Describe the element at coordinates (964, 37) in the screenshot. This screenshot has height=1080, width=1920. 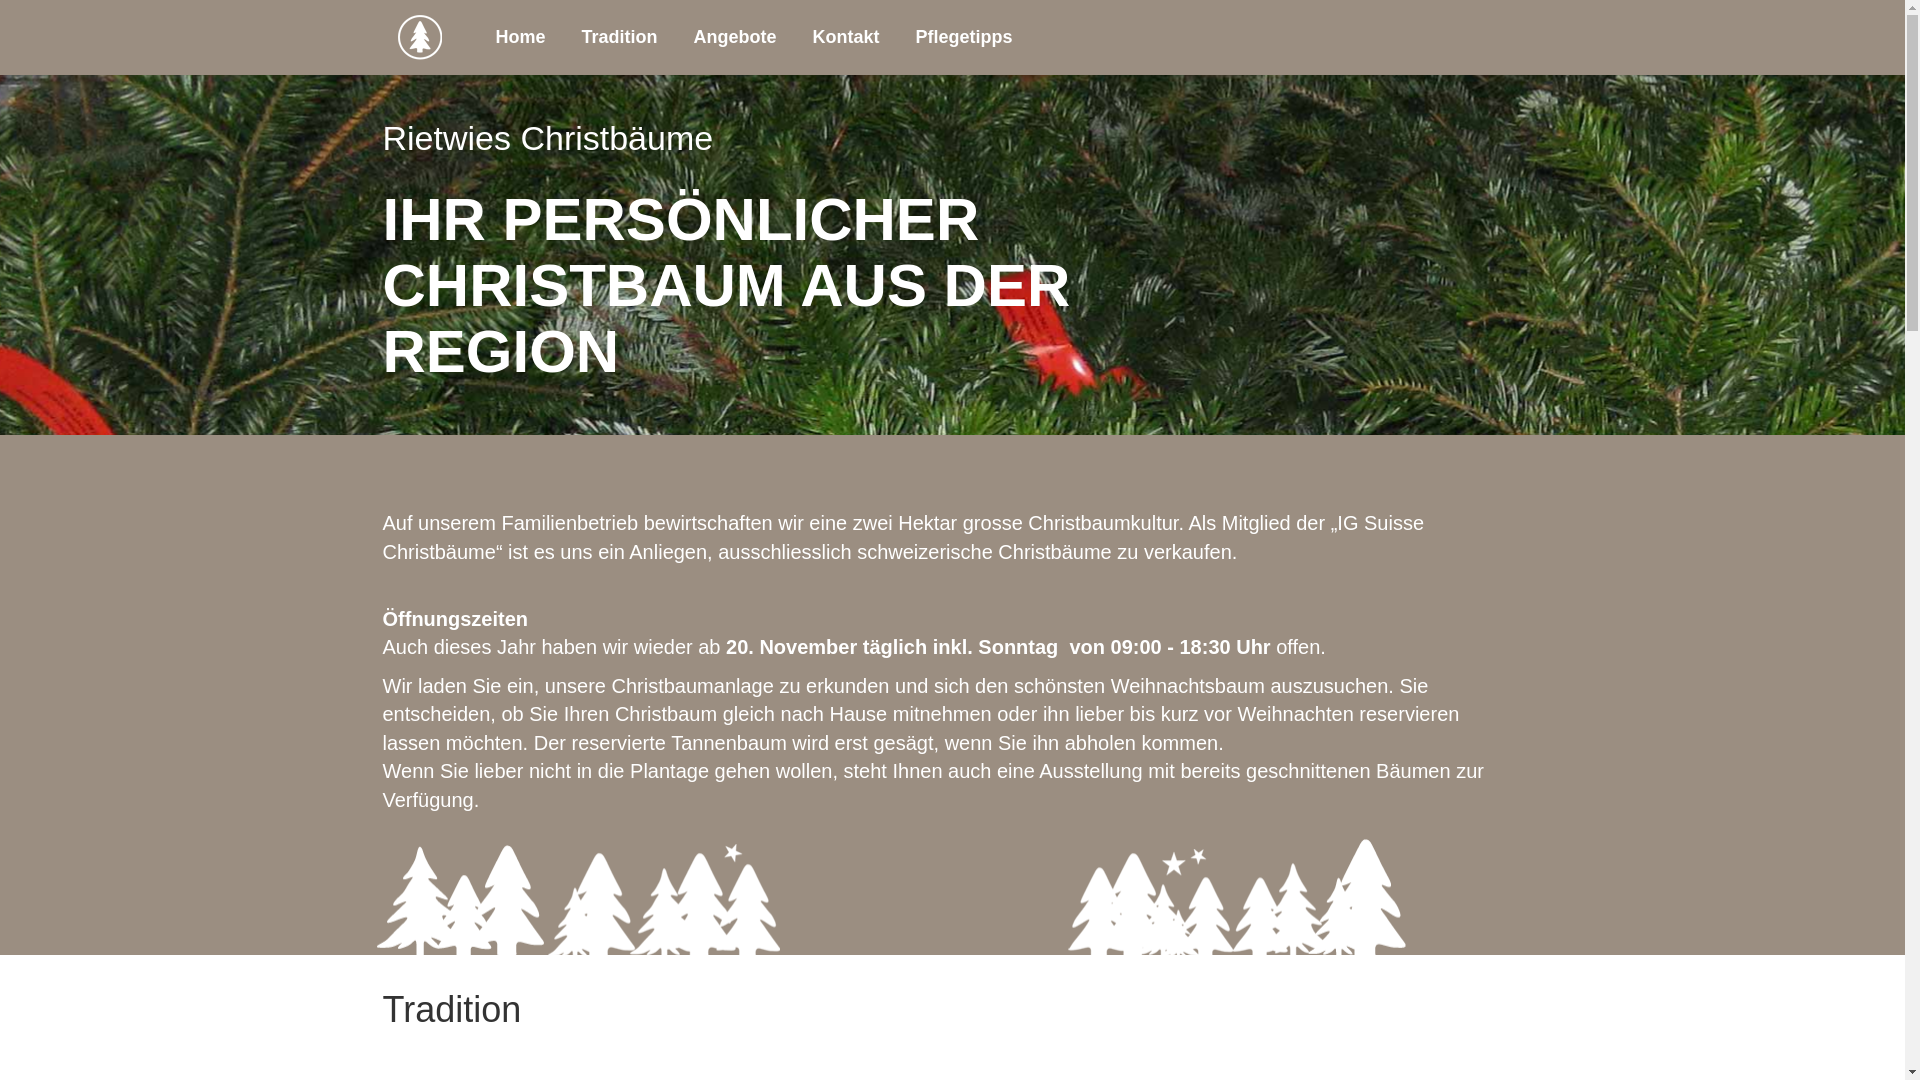
I see `'Pflegetipps'` at that location.